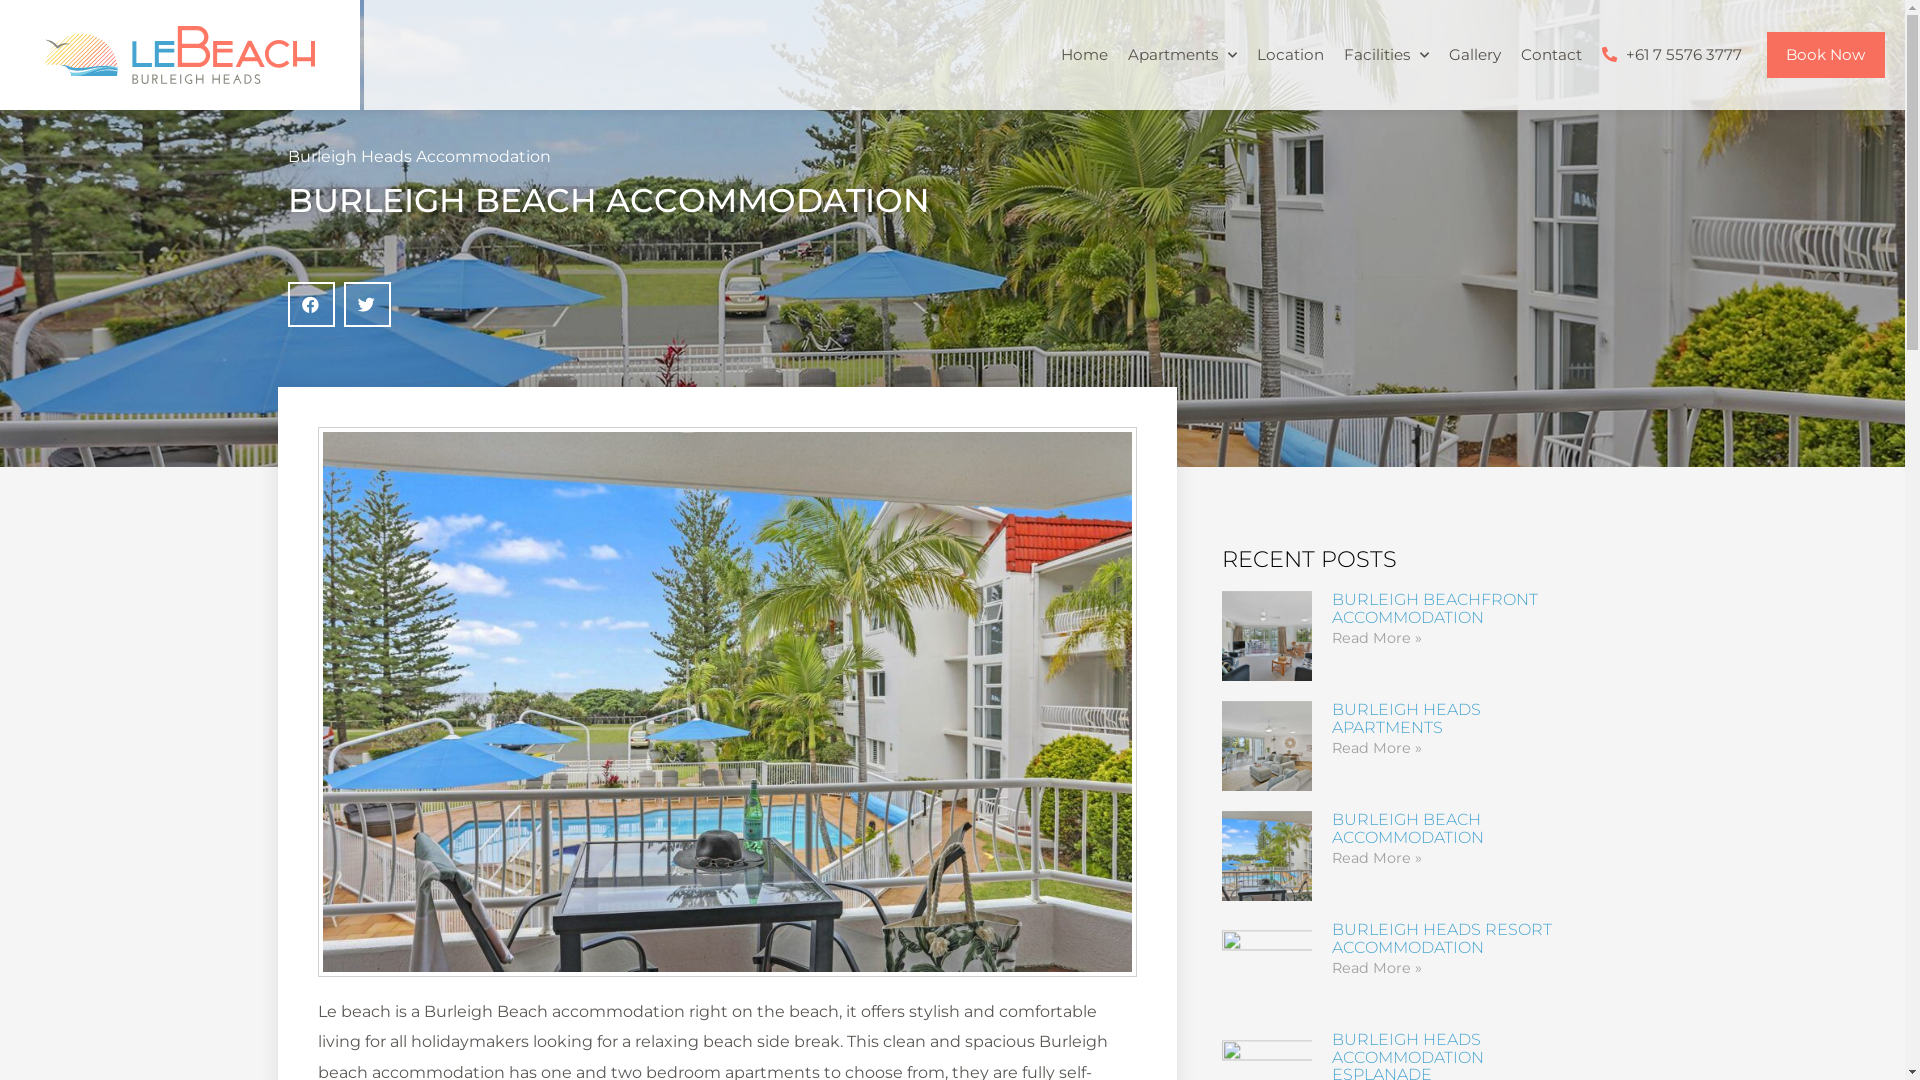  I want to click on 'BURLEIGH HEADS APARTMENTS', so click(1405, 717).